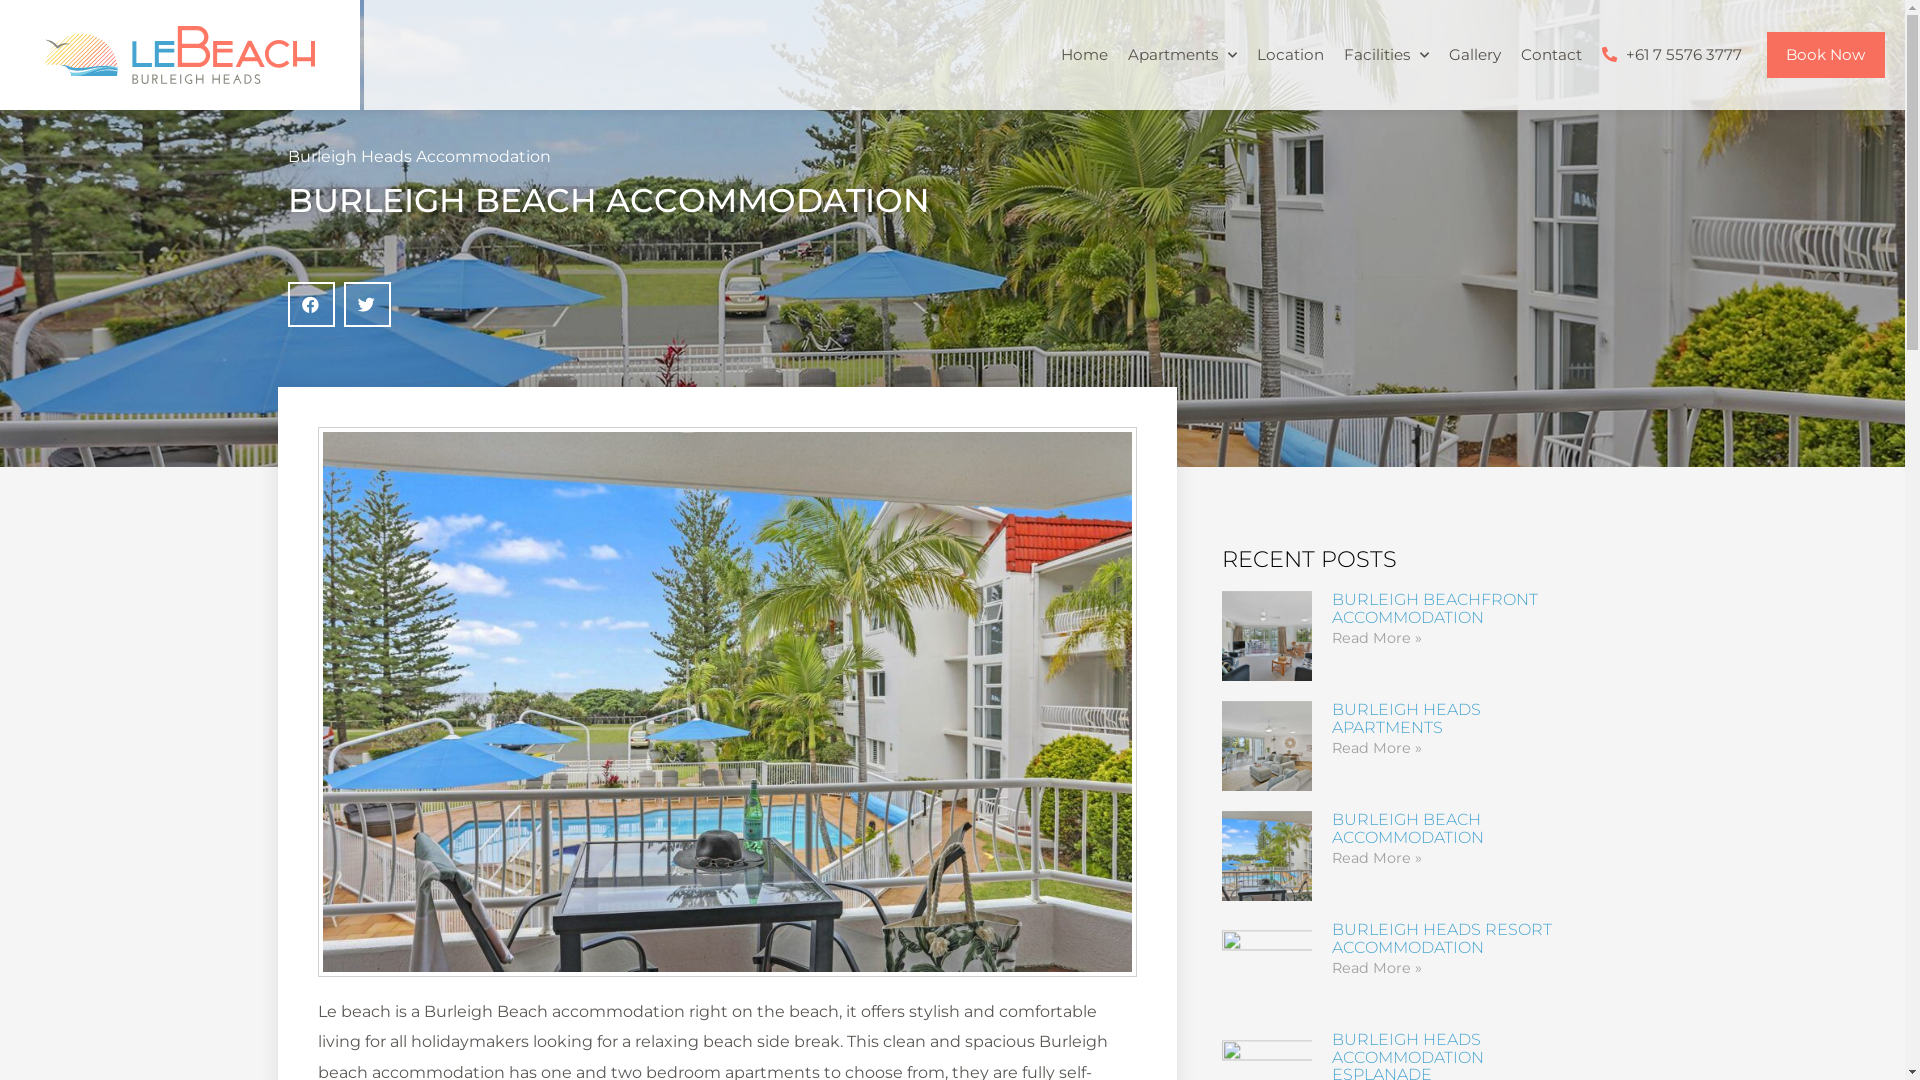  I want to click on 'BURLEIGH HEADS APARTMENTS', so click(1405, 717).